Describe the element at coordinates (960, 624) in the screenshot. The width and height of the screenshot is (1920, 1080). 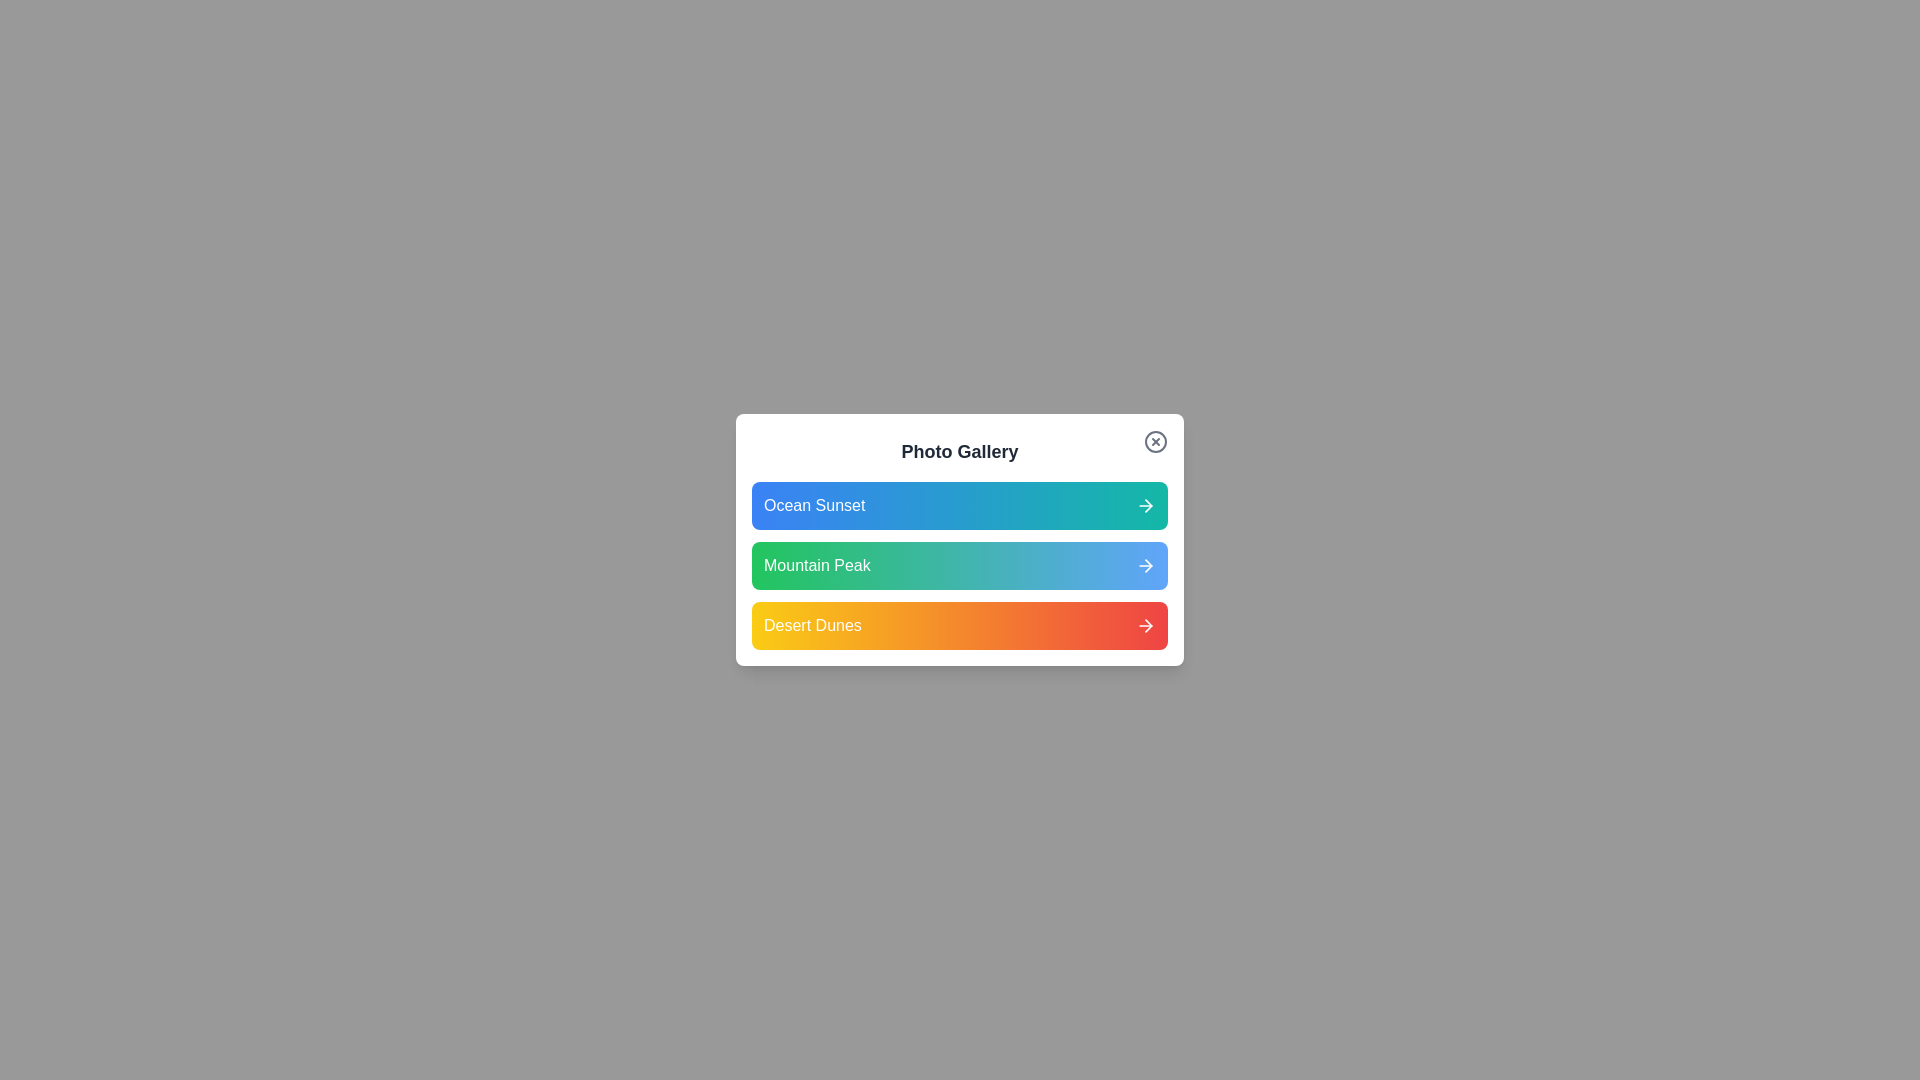
I see `the photo titled Desert Dunes from the list` at that location.